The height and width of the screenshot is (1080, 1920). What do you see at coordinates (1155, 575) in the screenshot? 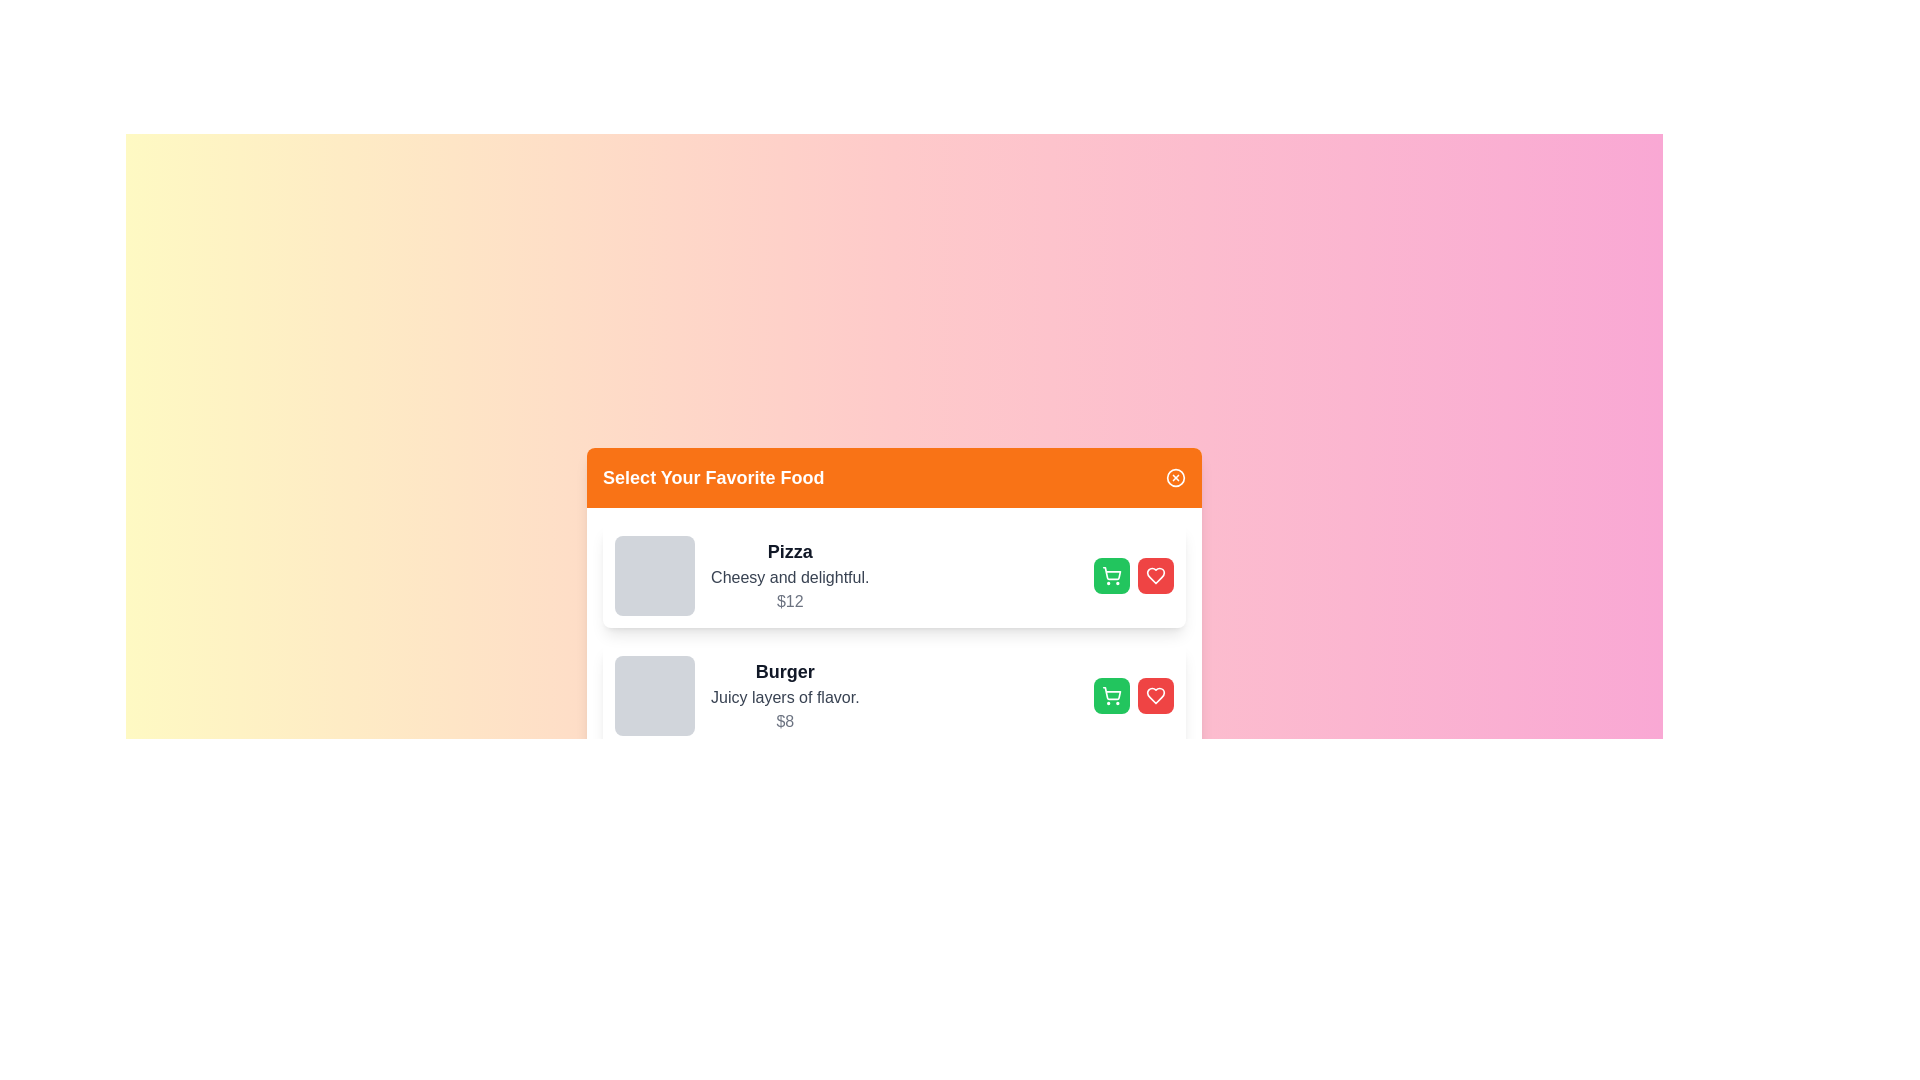
I see `favorite button for the food item identified by its name Pizza` at bounding box center [1155, 575].